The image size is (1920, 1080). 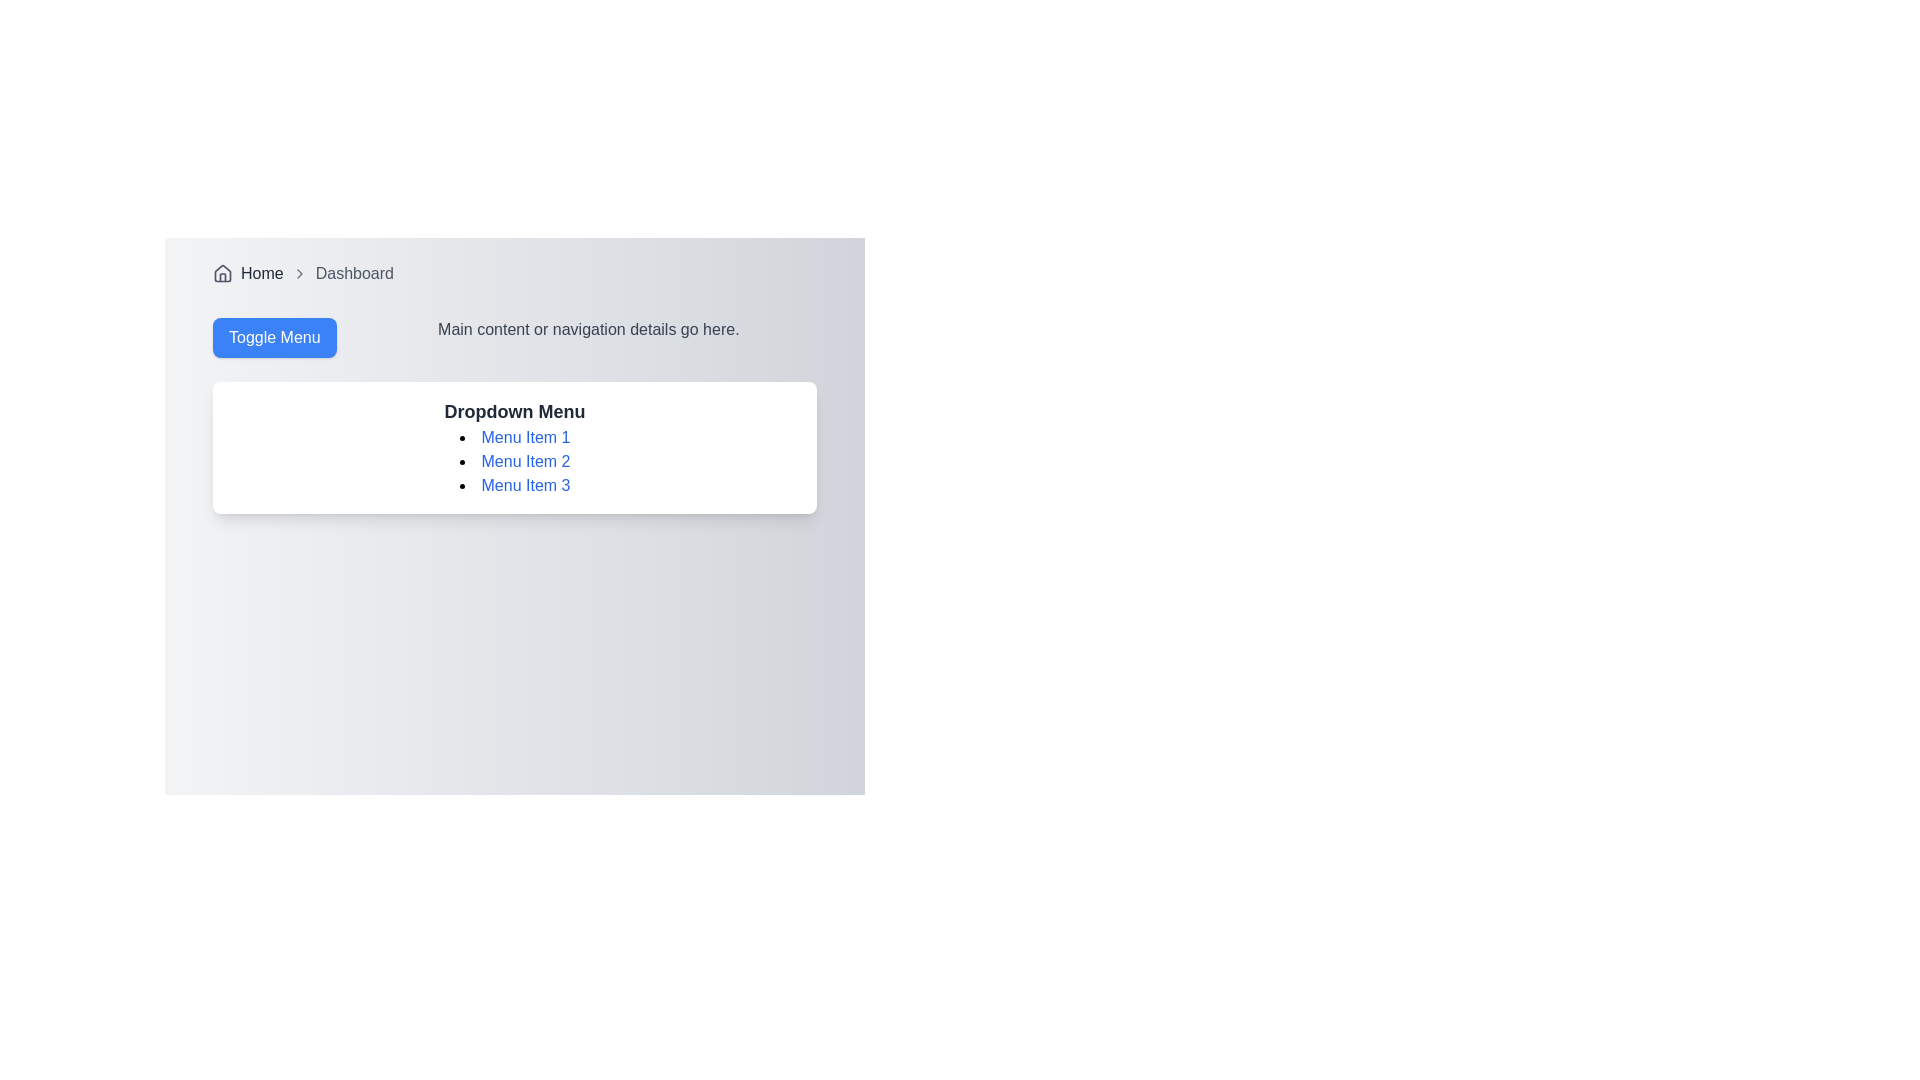 What do you see at coordinates (222, 273) in the screenshot?
I see `the house icon in the SVG graphic representing the 'Home' breadcrumb link for navigation` at bounding box center [222, 273].